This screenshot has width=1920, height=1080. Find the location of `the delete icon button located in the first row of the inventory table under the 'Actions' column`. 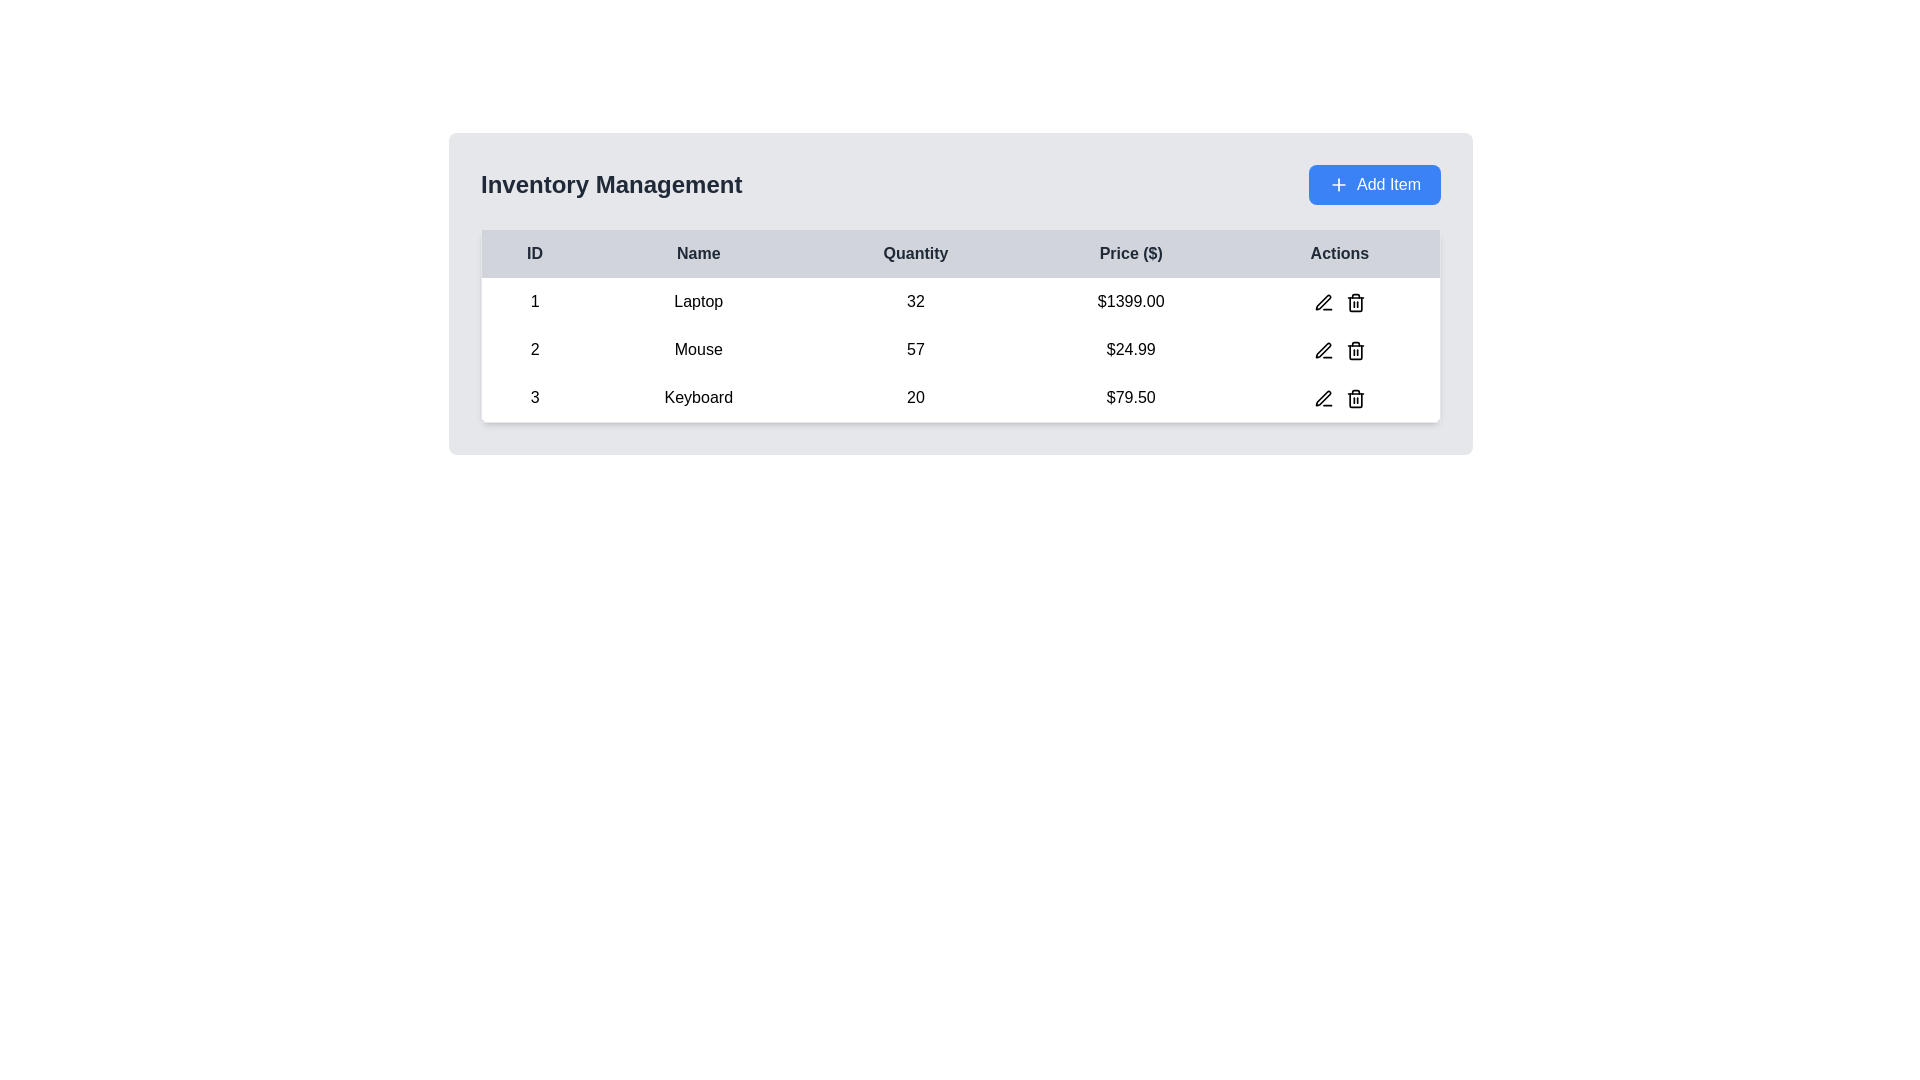

the delete icon button located in the first row of the inventory table under the 'Actions' column is located at coordinates (1355, 302).